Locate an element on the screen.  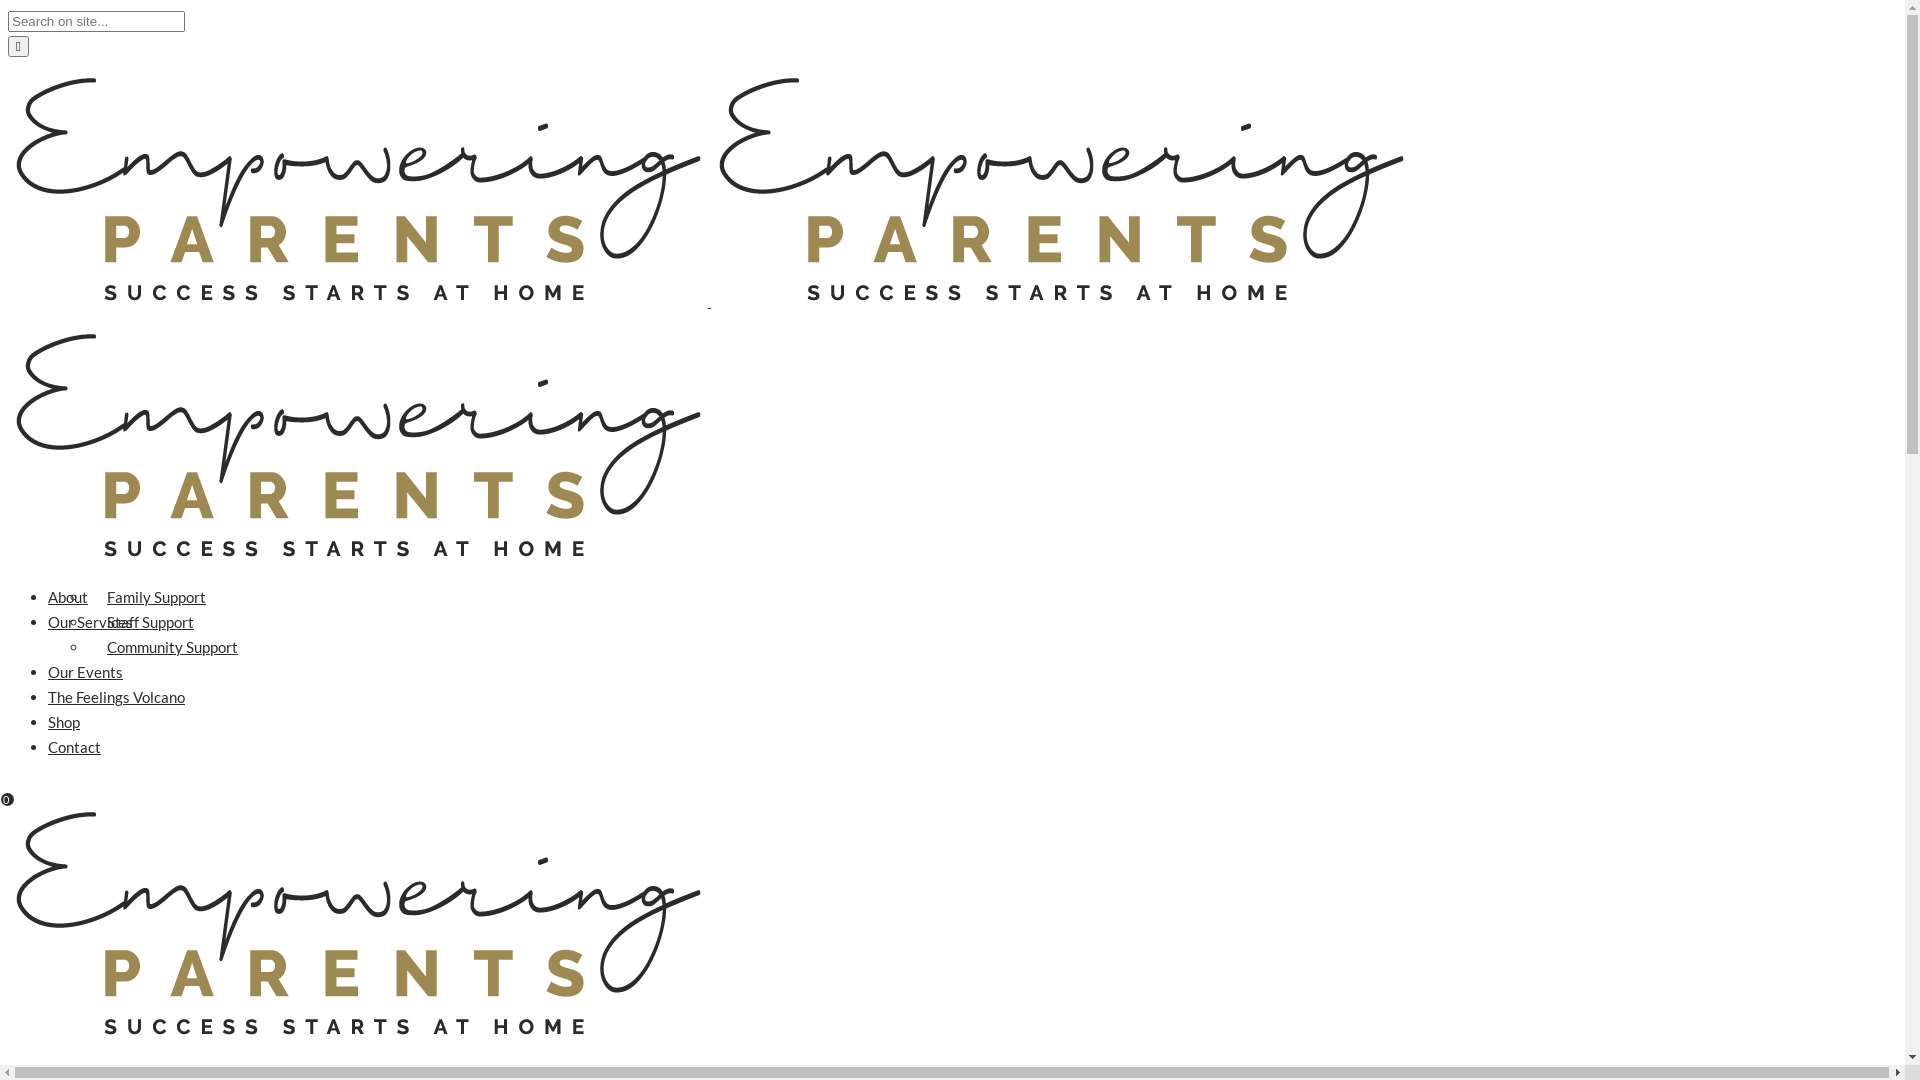
'Family Support' is located at coordinates (155, 596).